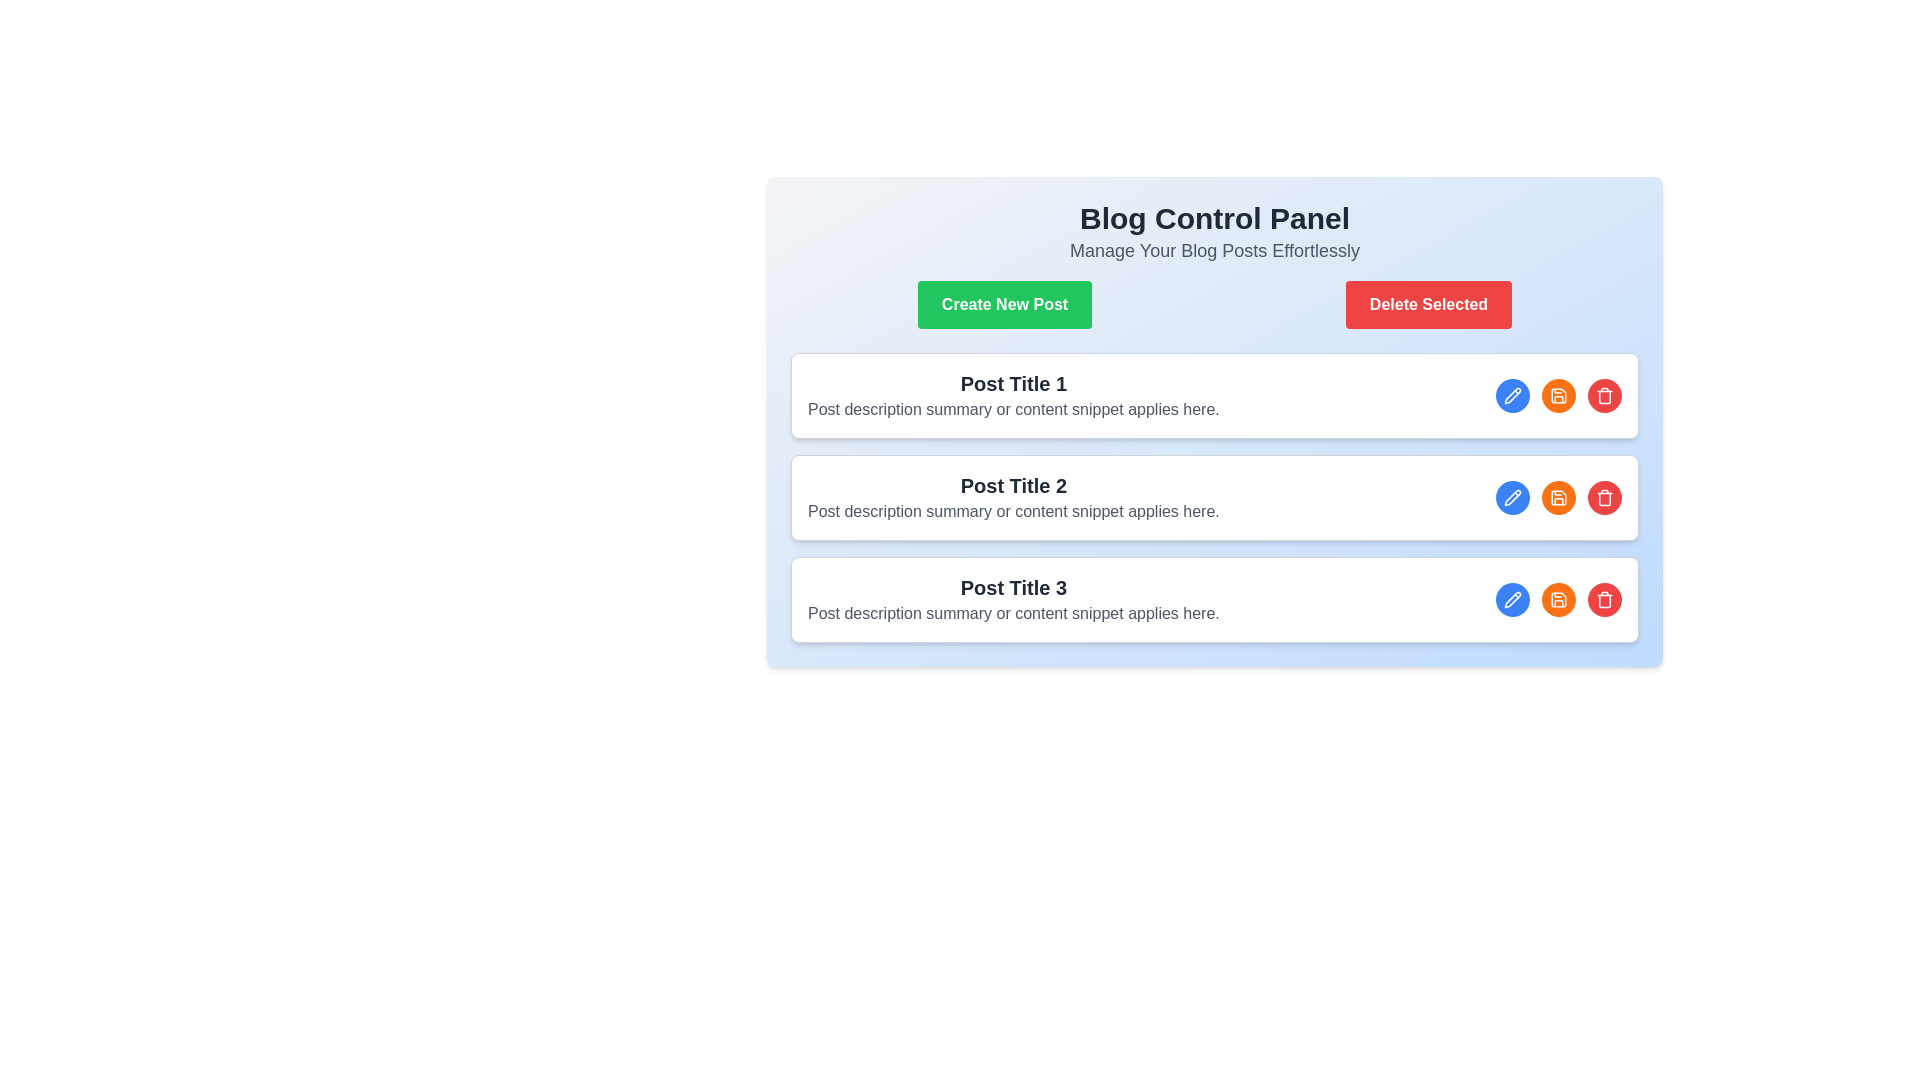  What do you see at coordinates (1604, 397) in the screenshot?
I see `the trash icon located at the far right of the third row in the list of posts, which signifies the delete functionality for 'Post Title 3'` at bounding box center [1604, 397].